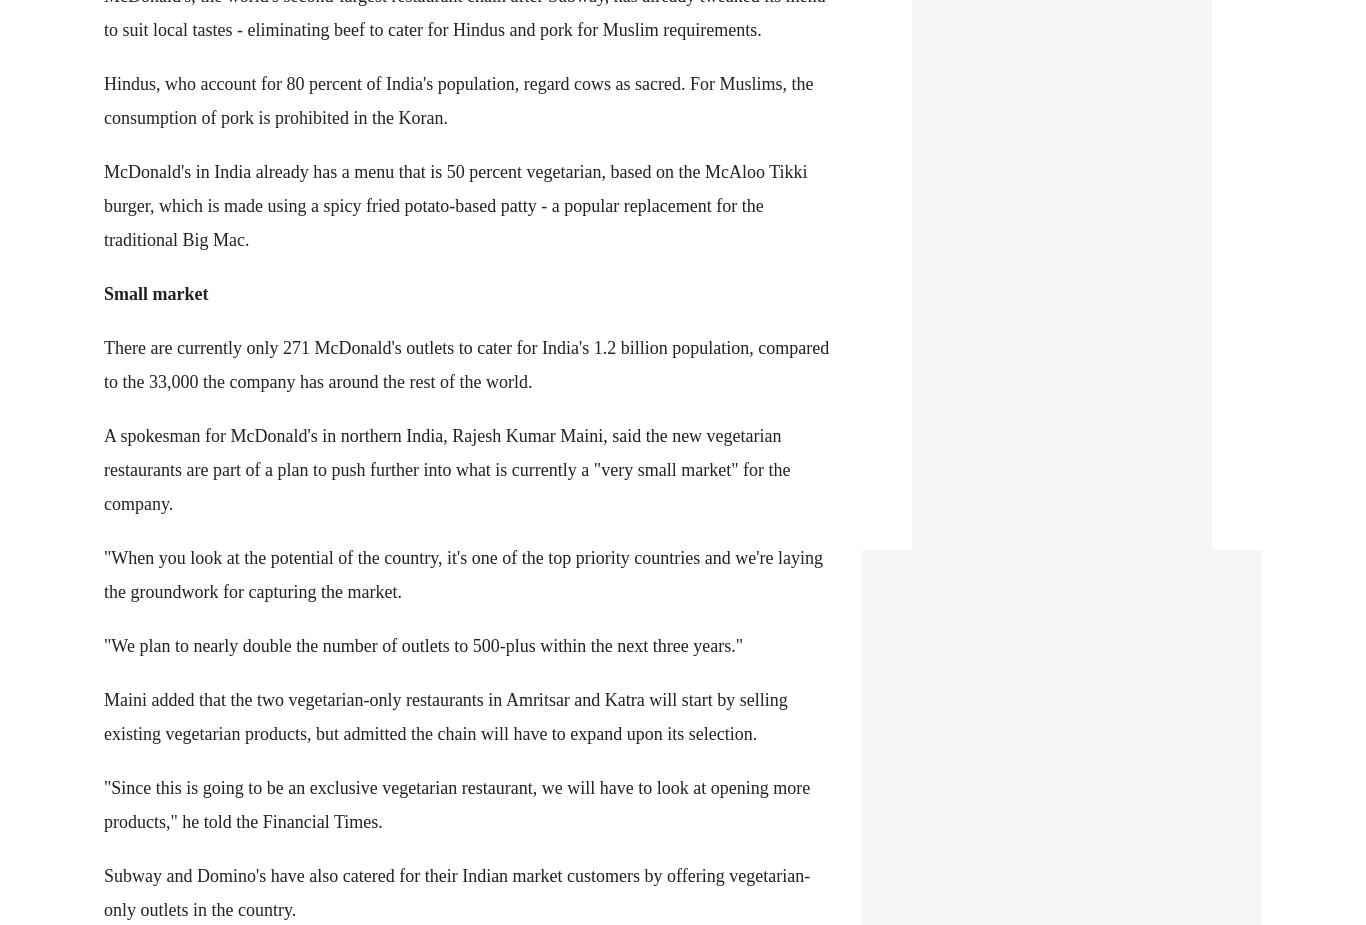  I want to click on '"Since this is going to be an exclusive vegetarian restaurant, we will have to look at opening more products," he told the Financial Times.', so click(457, 804).